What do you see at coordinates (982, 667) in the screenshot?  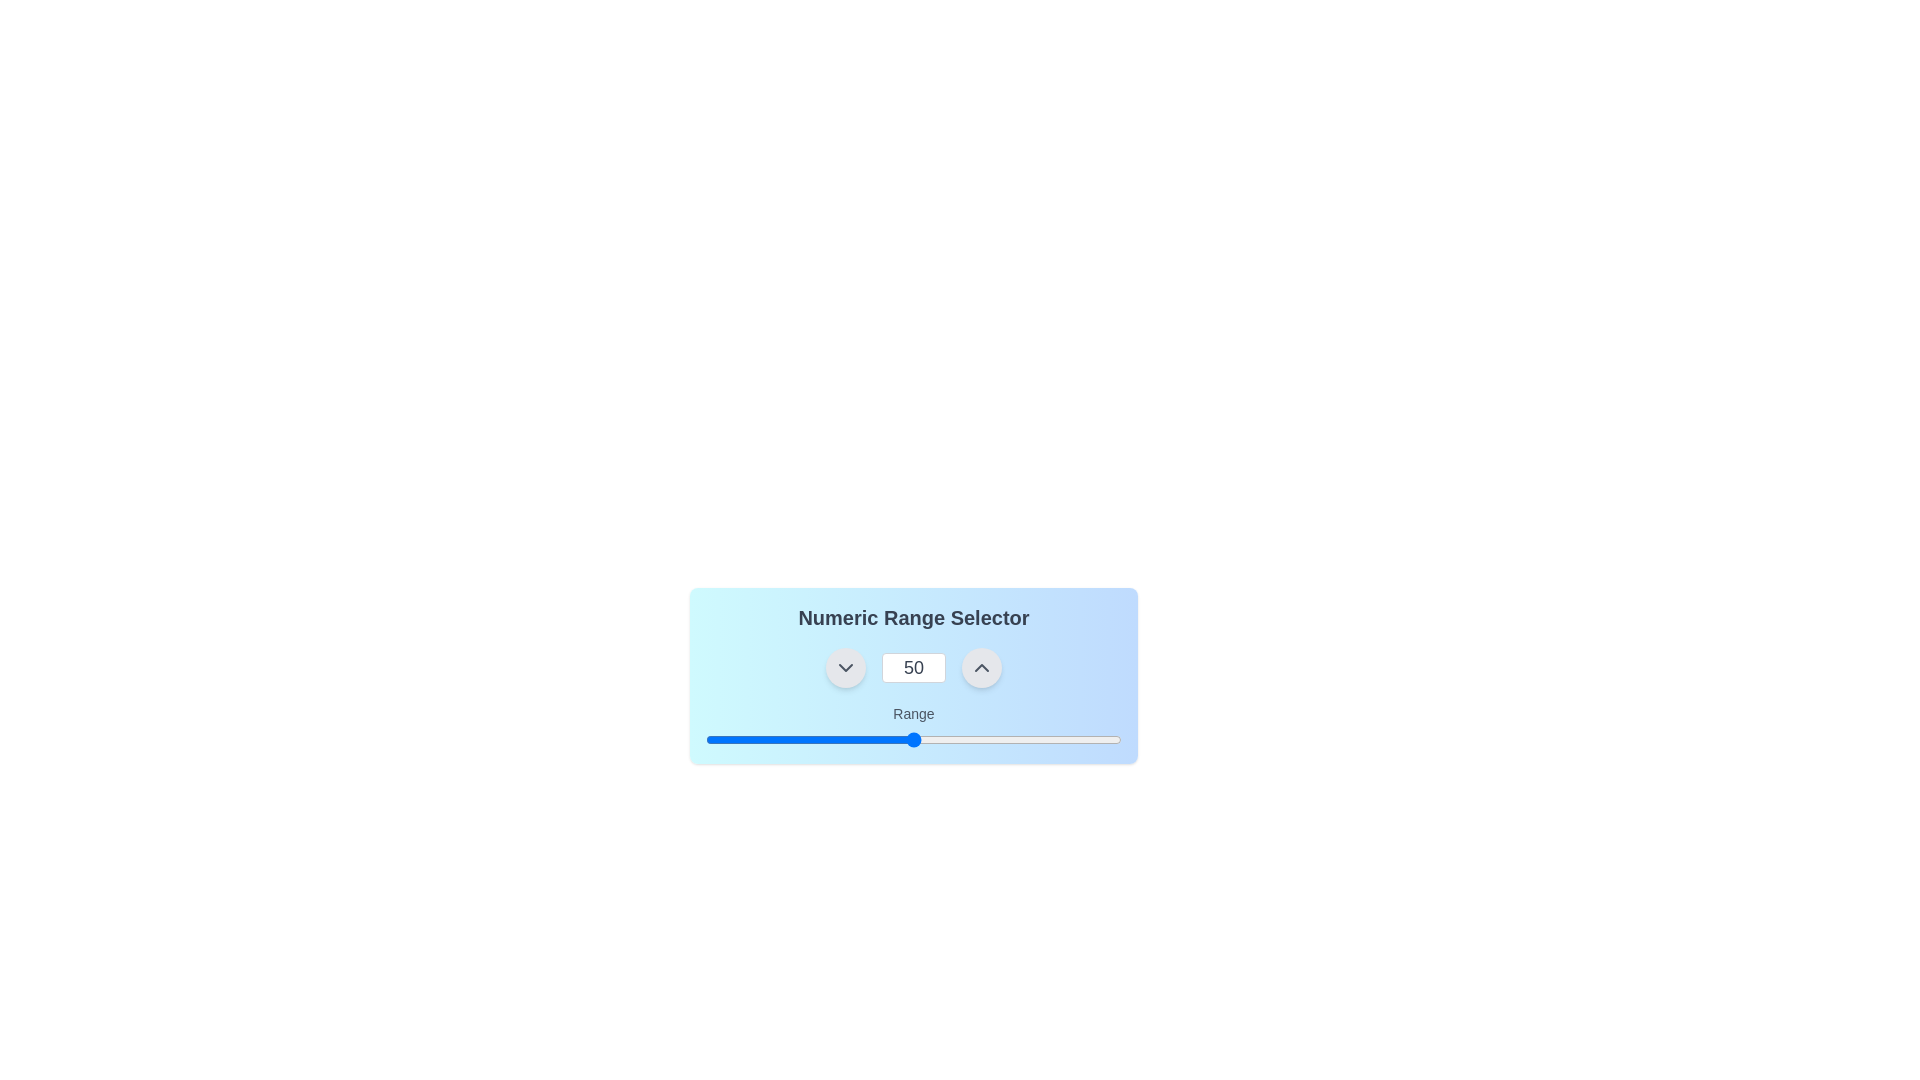 I see `the upward-pointing triangular icon within the circular button located near the top-right corner of the numerical input field to increment the number` at bounding box center [982, 667].